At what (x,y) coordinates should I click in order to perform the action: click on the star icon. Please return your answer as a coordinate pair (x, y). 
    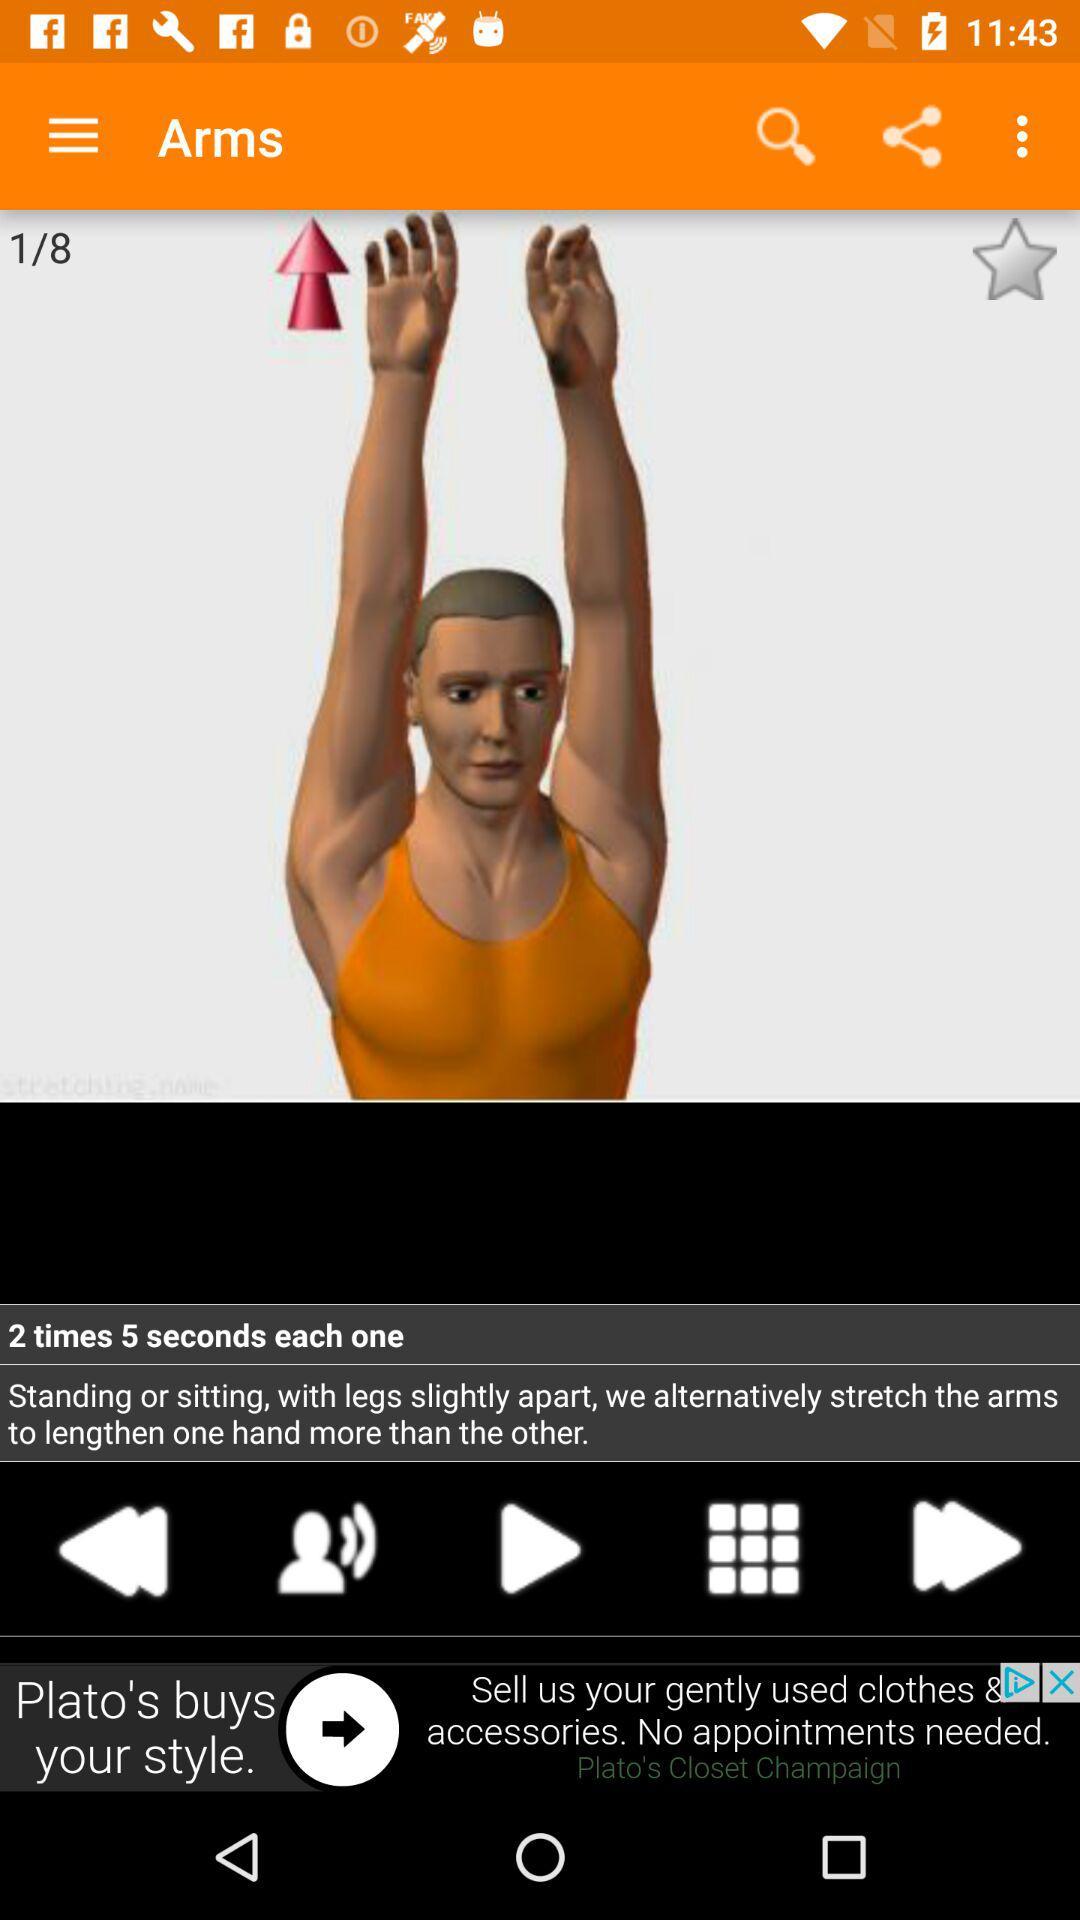
    Looking at the image, I should click on (1014, 258).